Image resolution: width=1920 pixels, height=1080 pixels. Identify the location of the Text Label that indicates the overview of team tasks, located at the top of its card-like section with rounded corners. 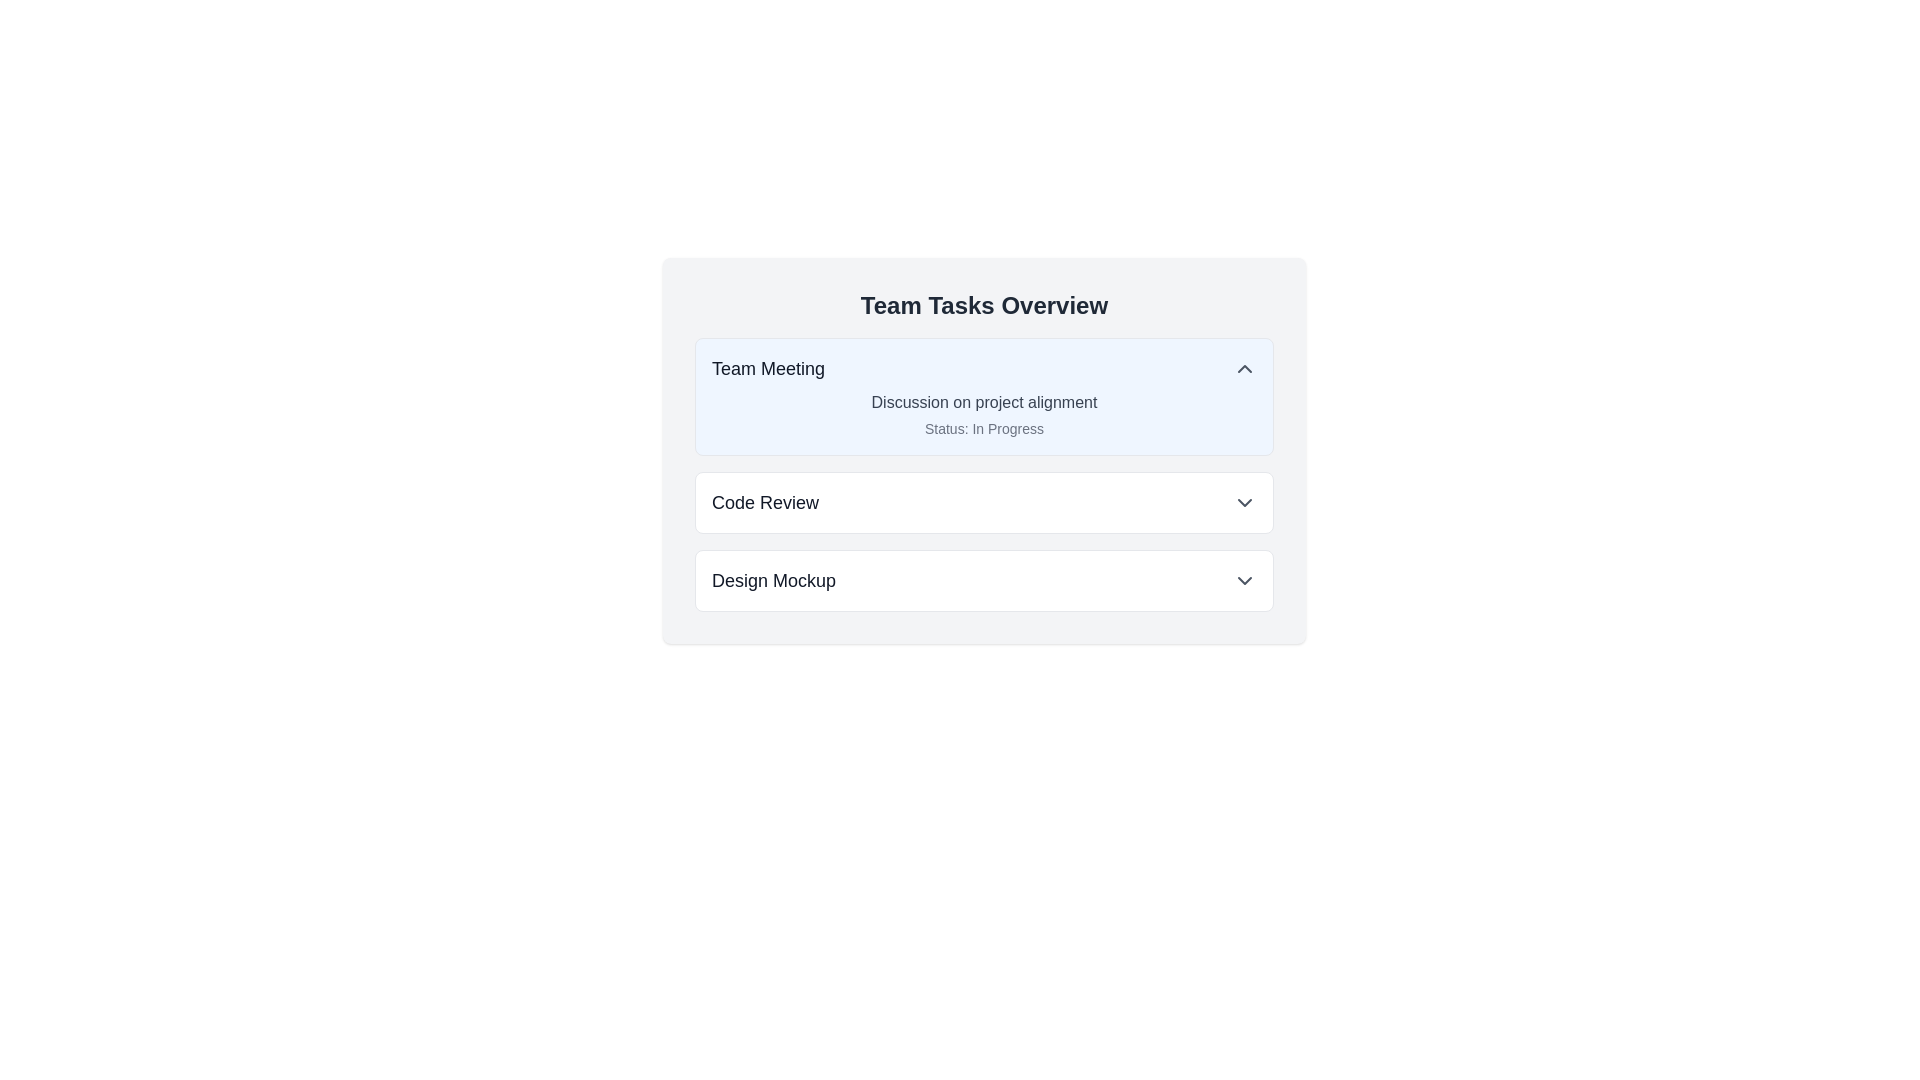
(984, 305).